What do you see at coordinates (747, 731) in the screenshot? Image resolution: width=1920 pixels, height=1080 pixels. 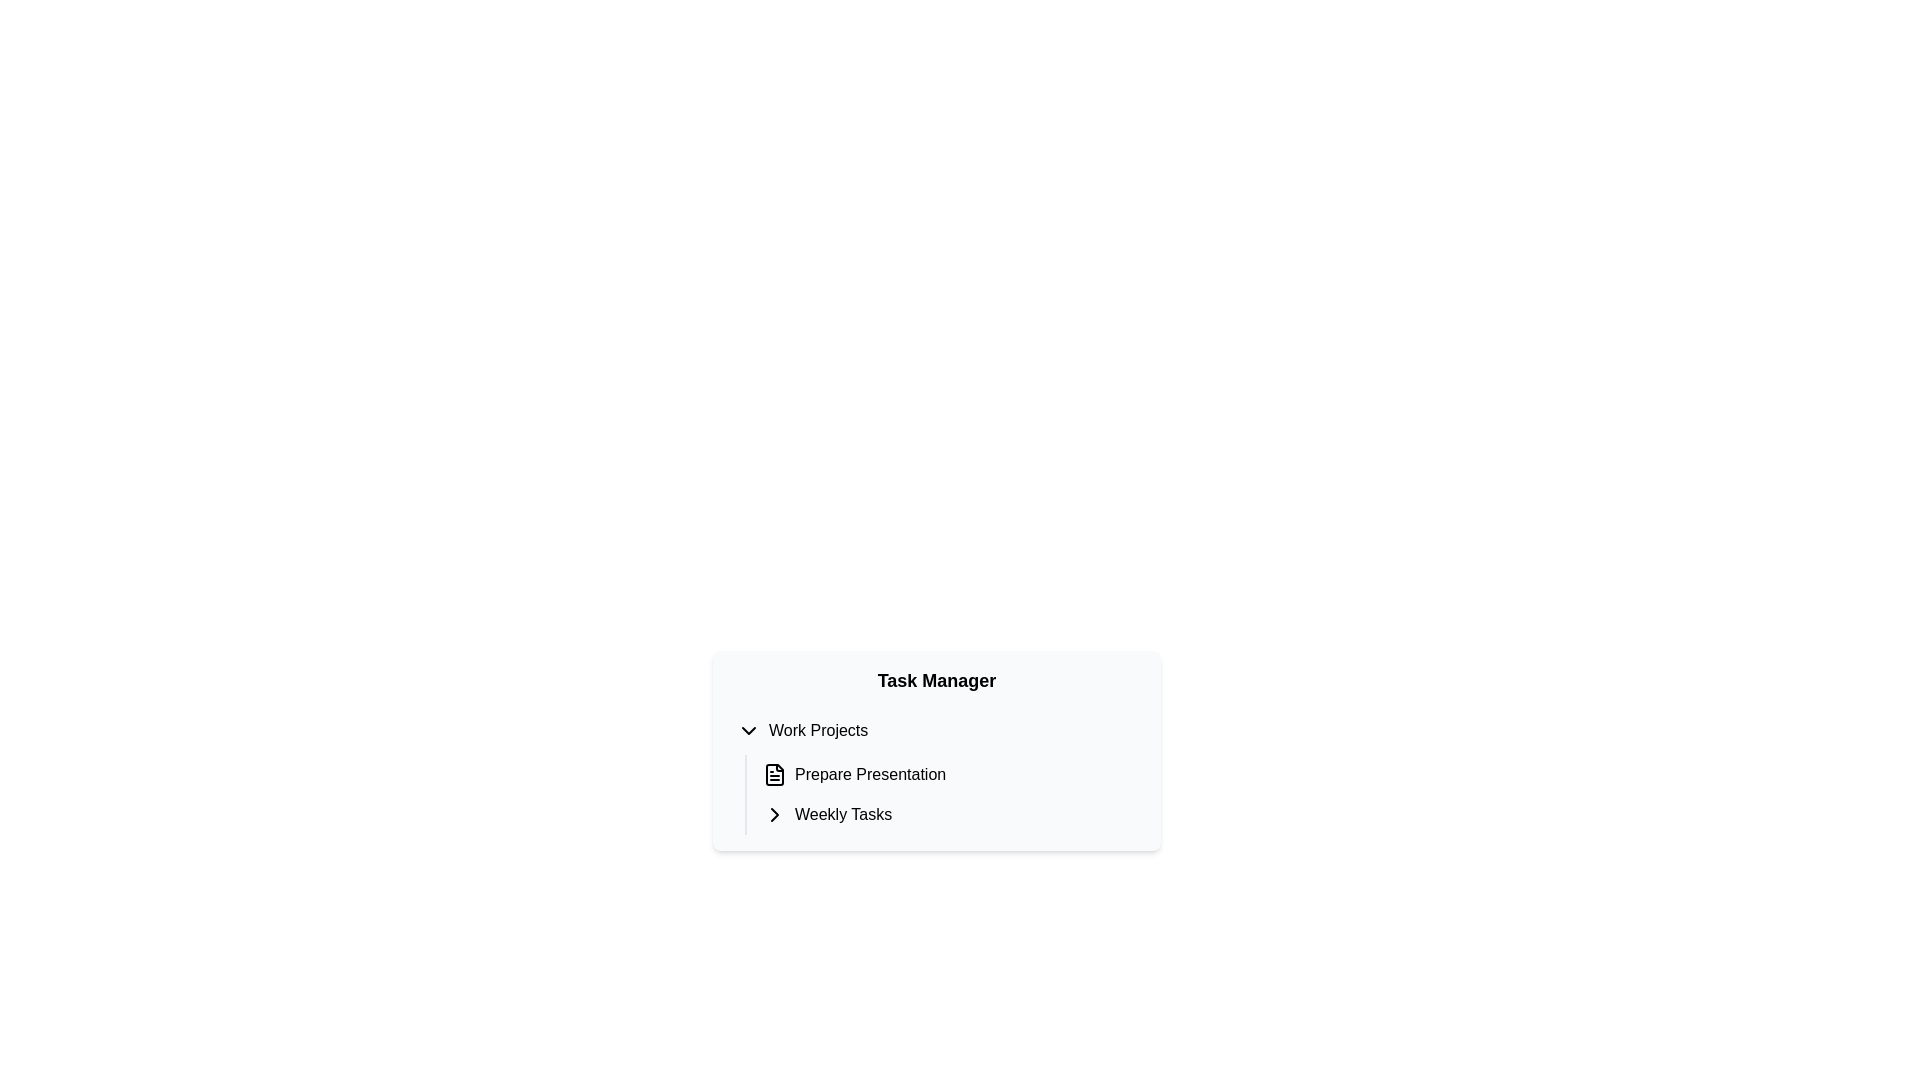 I see `the chevron icon` at bounding box center [747, 731].